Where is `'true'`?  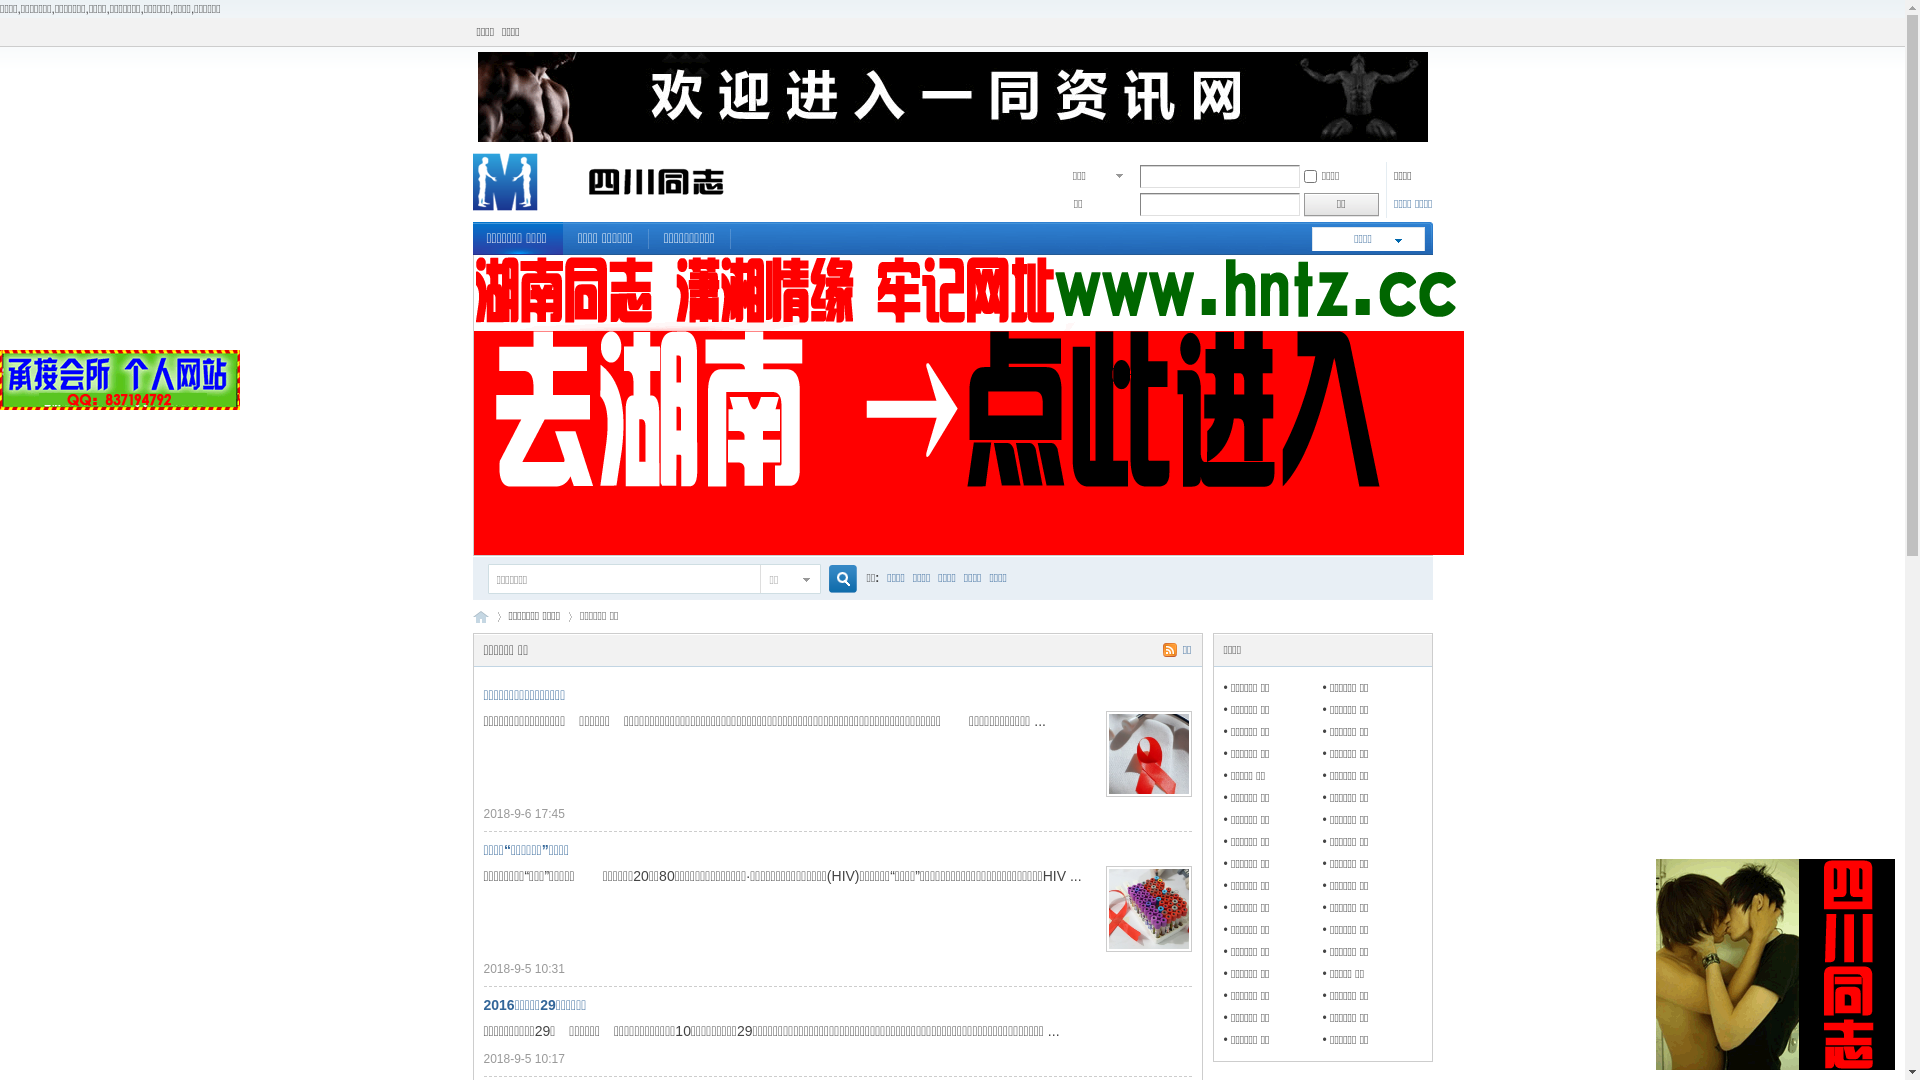
'true' is located at coordinates (820, 579).